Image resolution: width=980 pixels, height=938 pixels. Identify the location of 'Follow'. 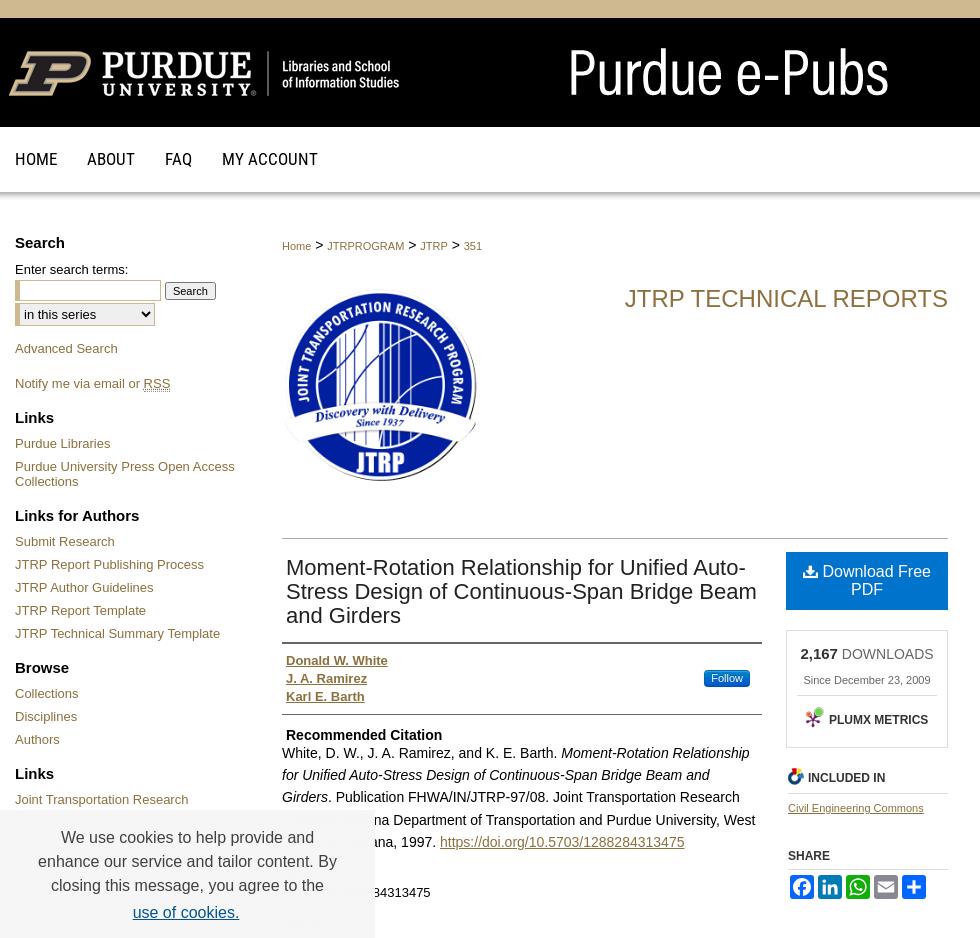
(726, 677).